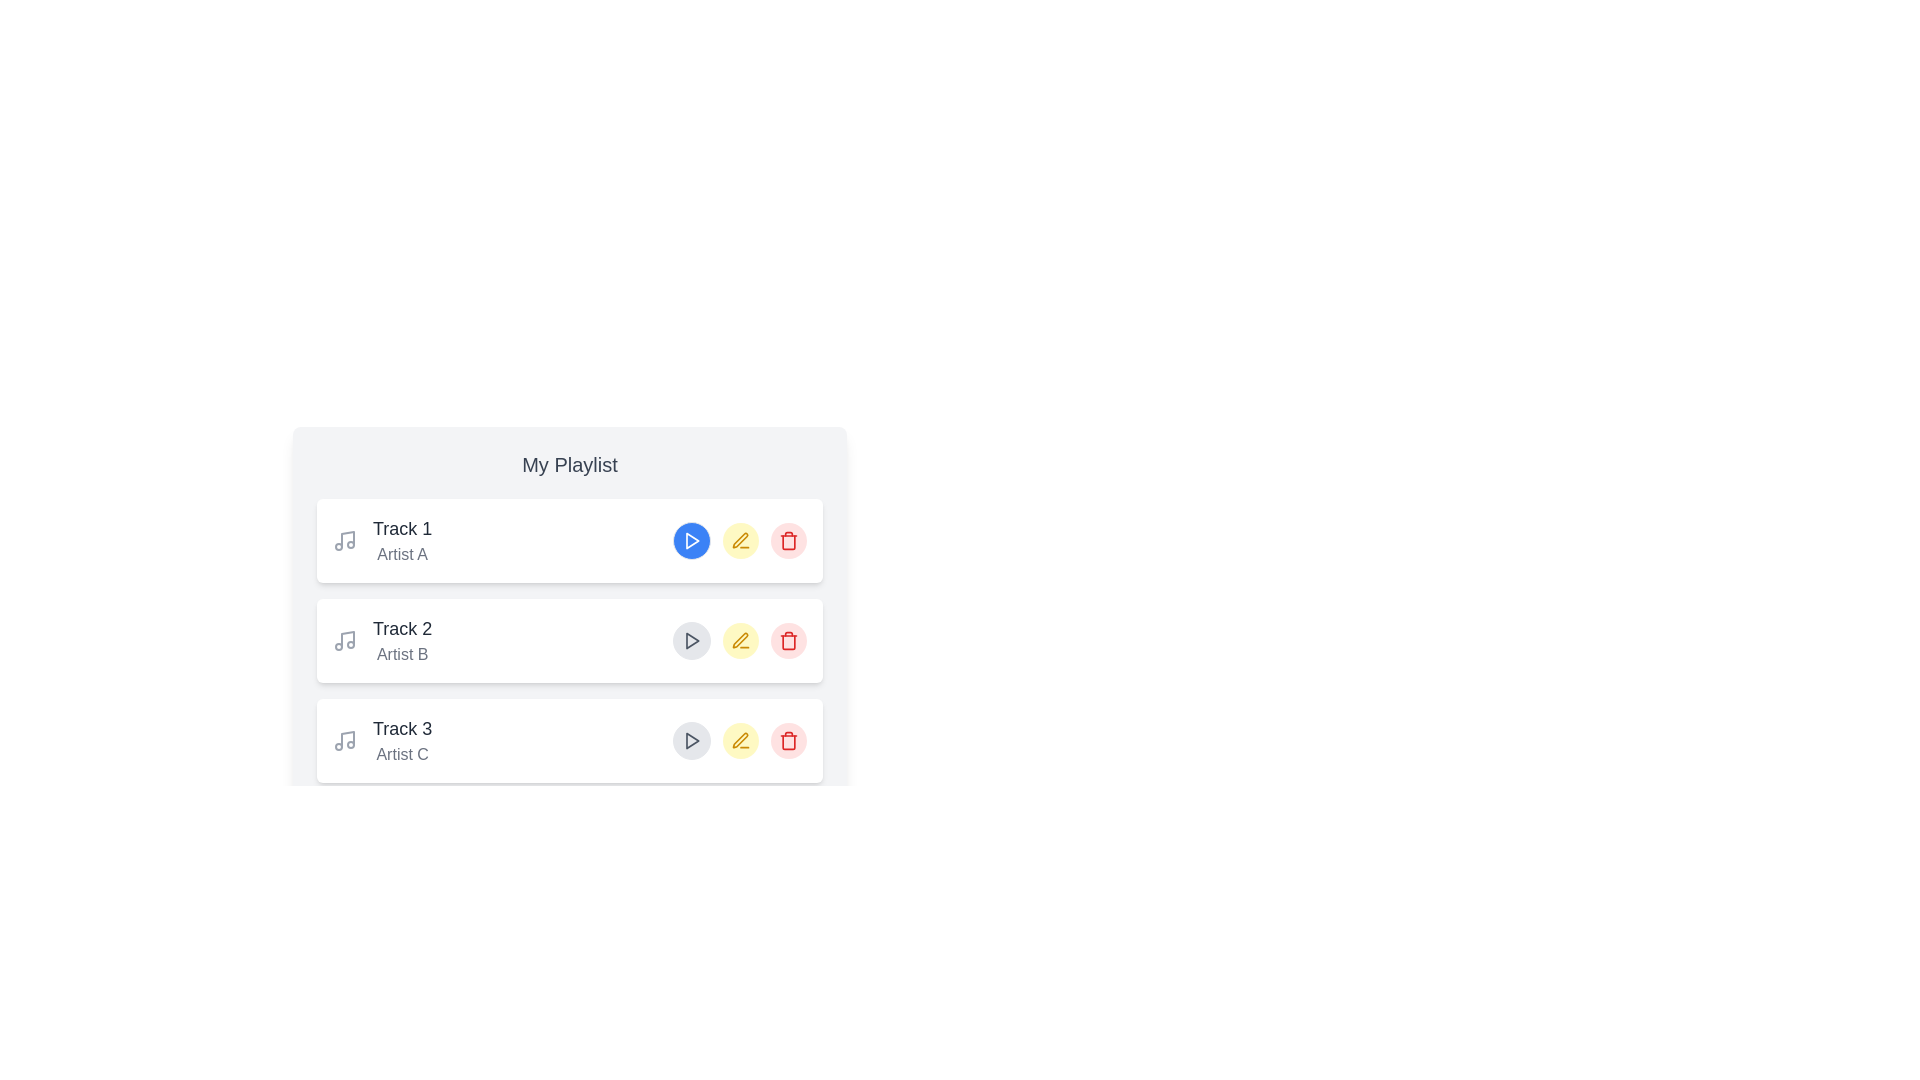 This screenshot has width=1920, height=1080. What do you see at coordinates (739, 540) in the screenshot?
I see `edit button for the track to edit its details` at bounding box center [739, 540].